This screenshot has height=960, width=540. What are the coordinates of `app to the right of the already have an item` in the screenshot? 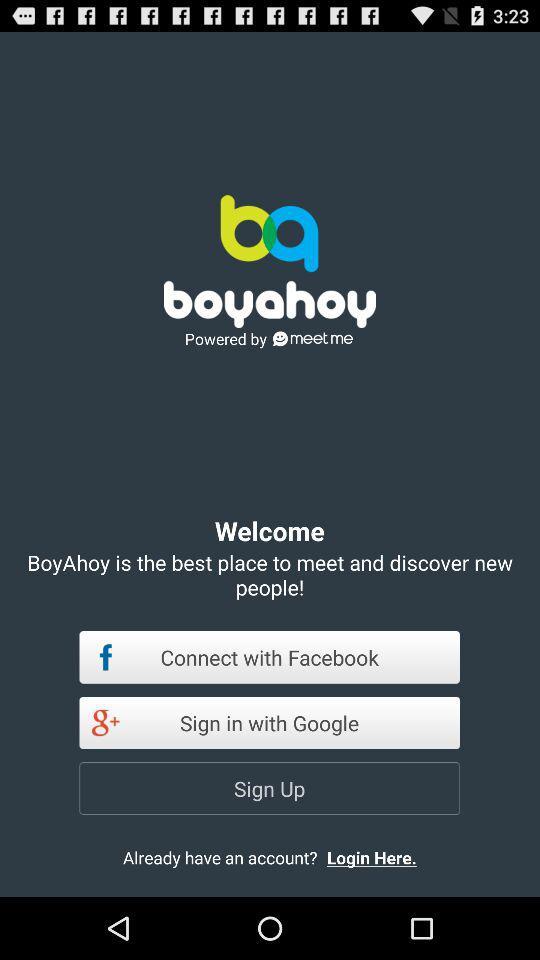 It's located at (388, 856).